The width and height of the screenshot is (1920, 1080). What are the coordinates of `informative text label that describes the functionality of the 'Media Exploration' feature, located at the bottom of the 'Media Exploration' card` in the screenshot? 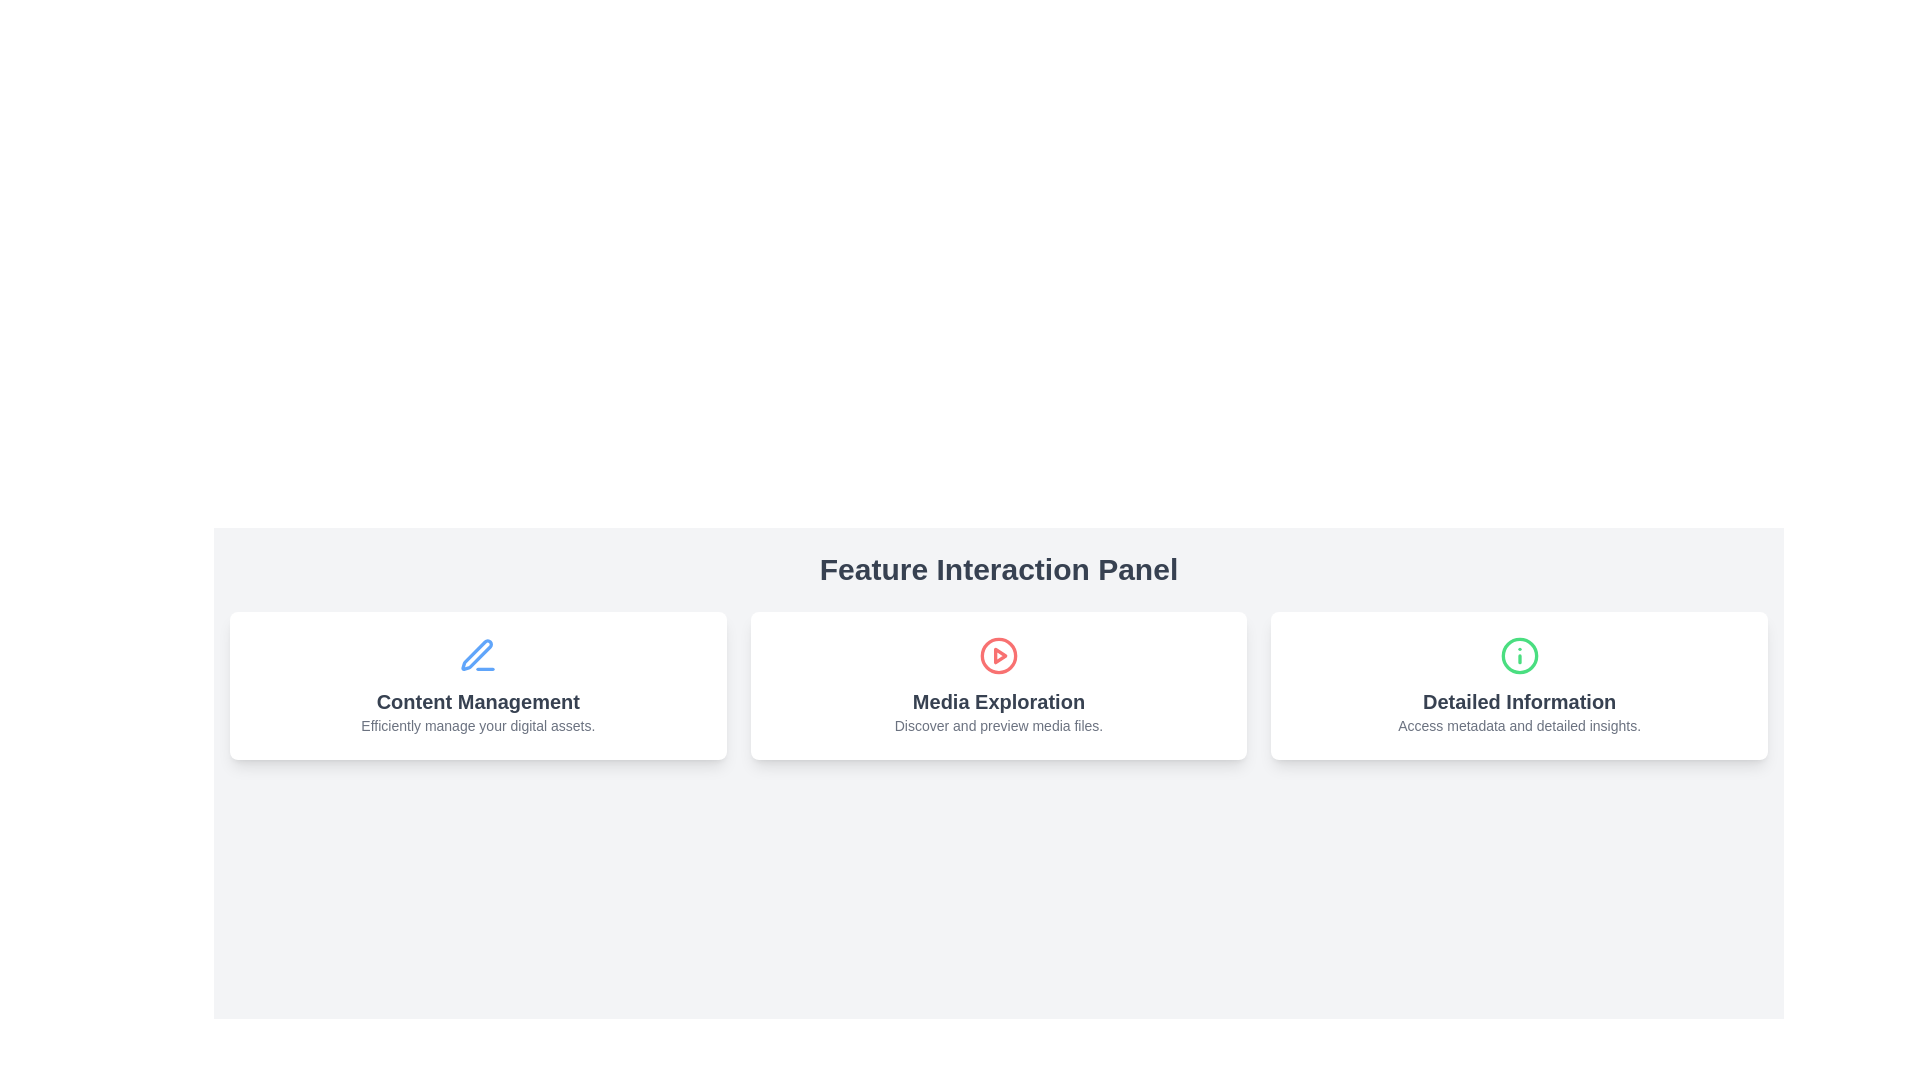 It's located at (998, 725).